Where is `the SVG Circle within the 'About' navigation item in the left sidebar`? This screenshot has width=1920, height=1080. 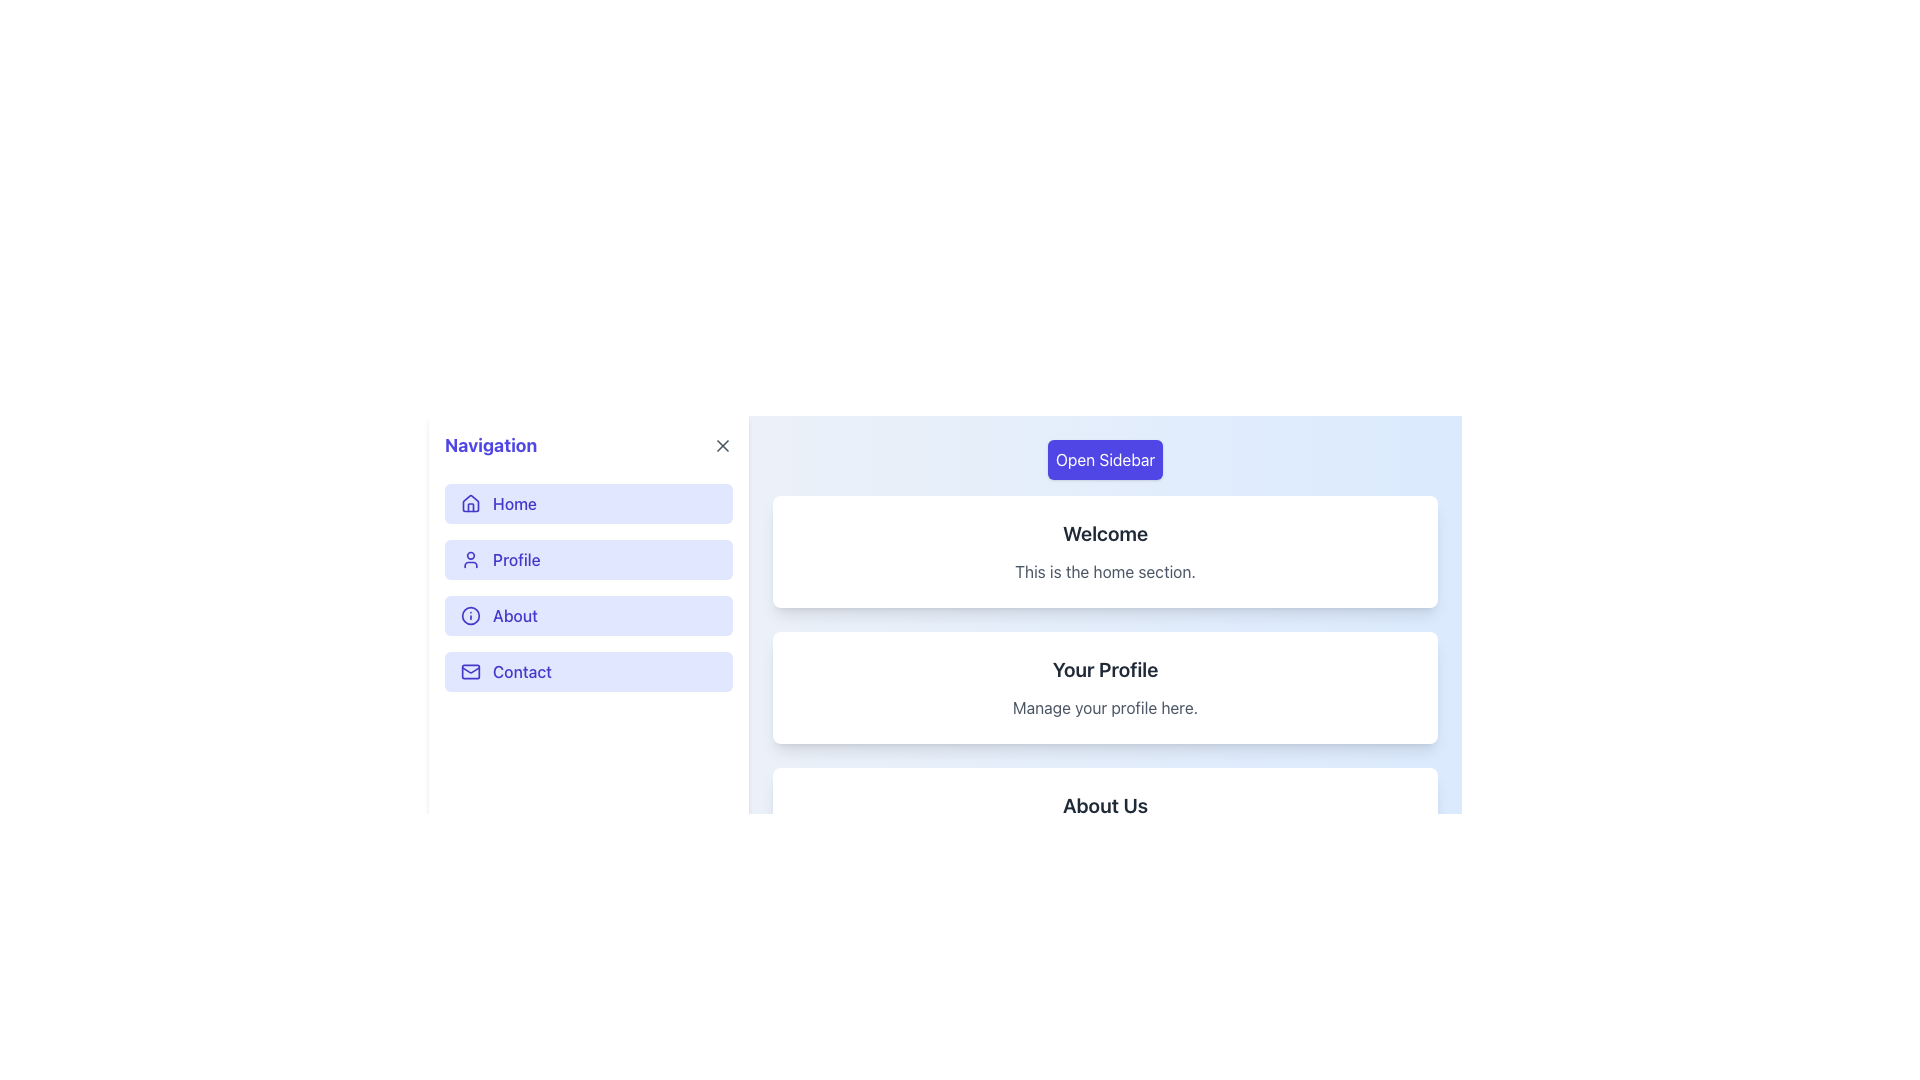 the SVG Circle within the 'About' navigation item in the left sidebar is located at coordinates (469, 615).